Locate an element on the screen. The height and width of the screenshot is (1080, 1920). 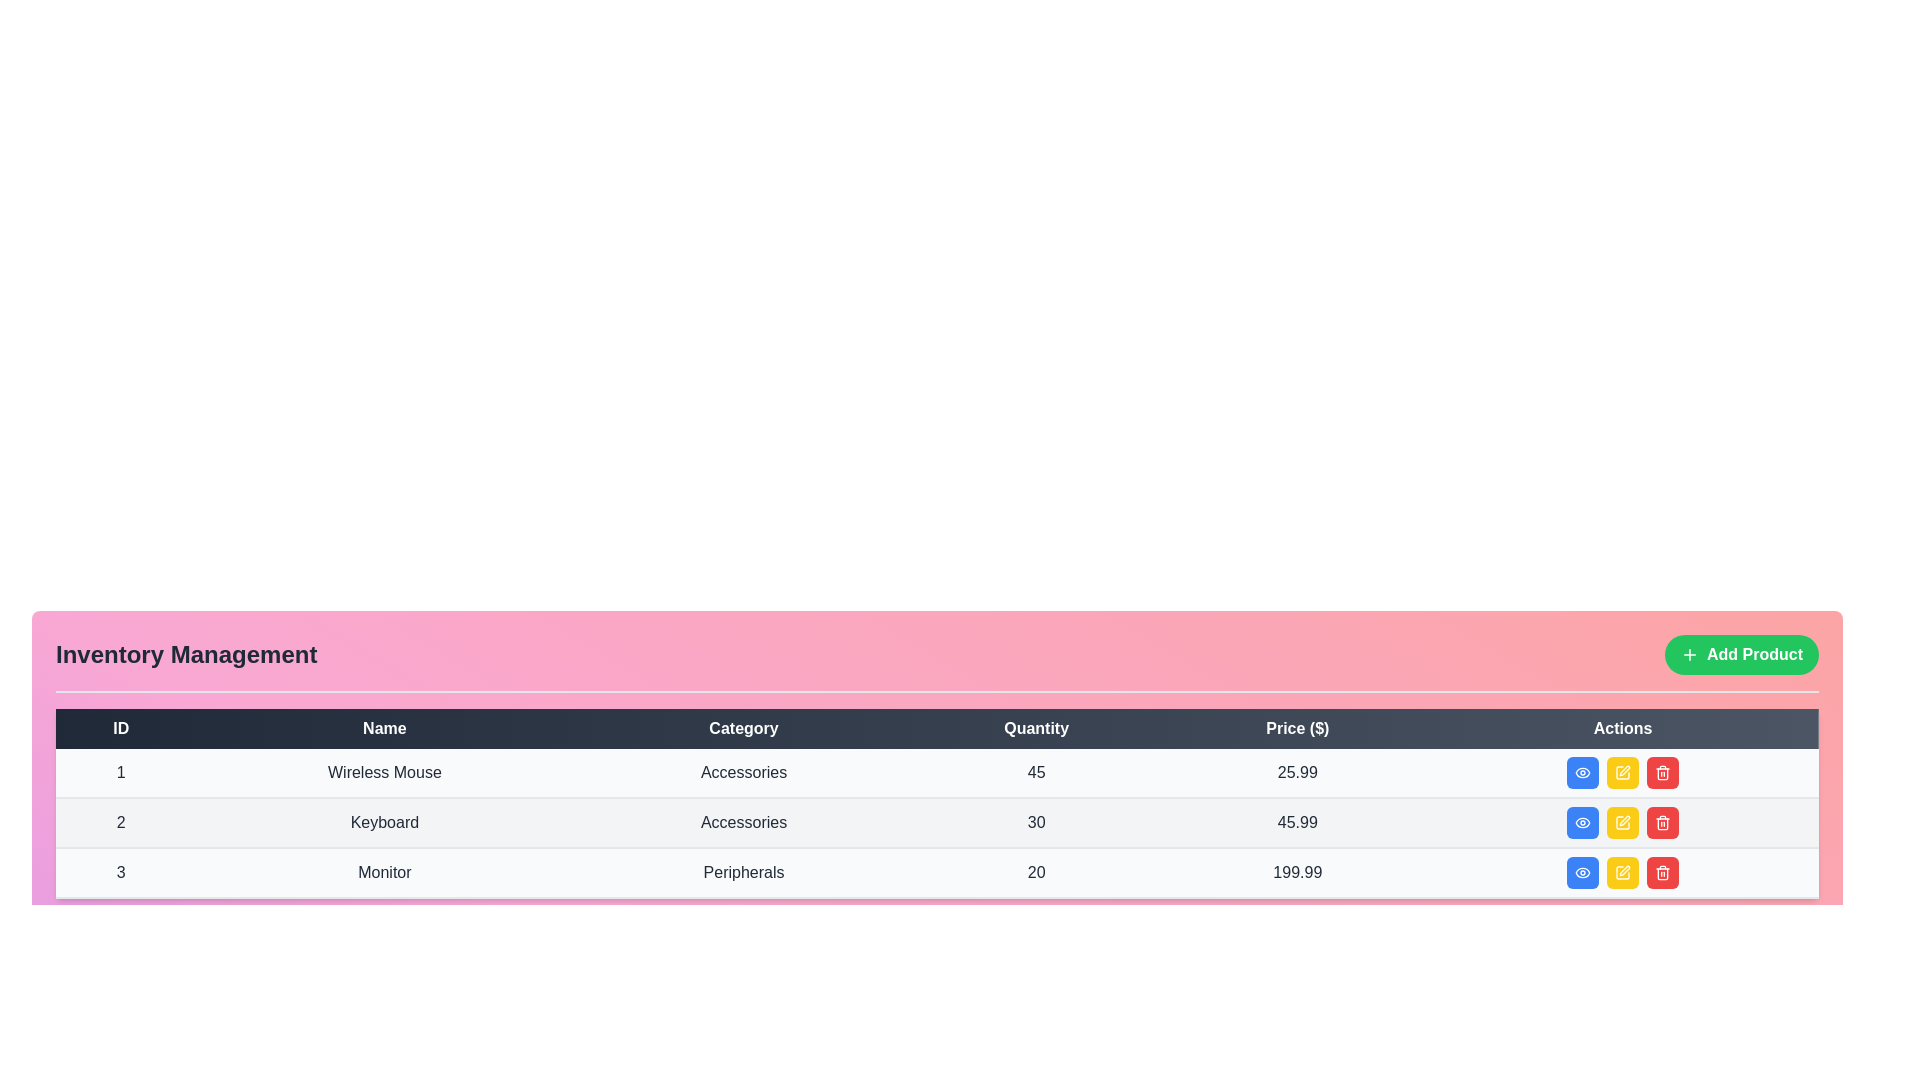
the text label displaying '30' in bold gray font, located in the fourth column of the second row of the table is located at coordinates (1036, 822).